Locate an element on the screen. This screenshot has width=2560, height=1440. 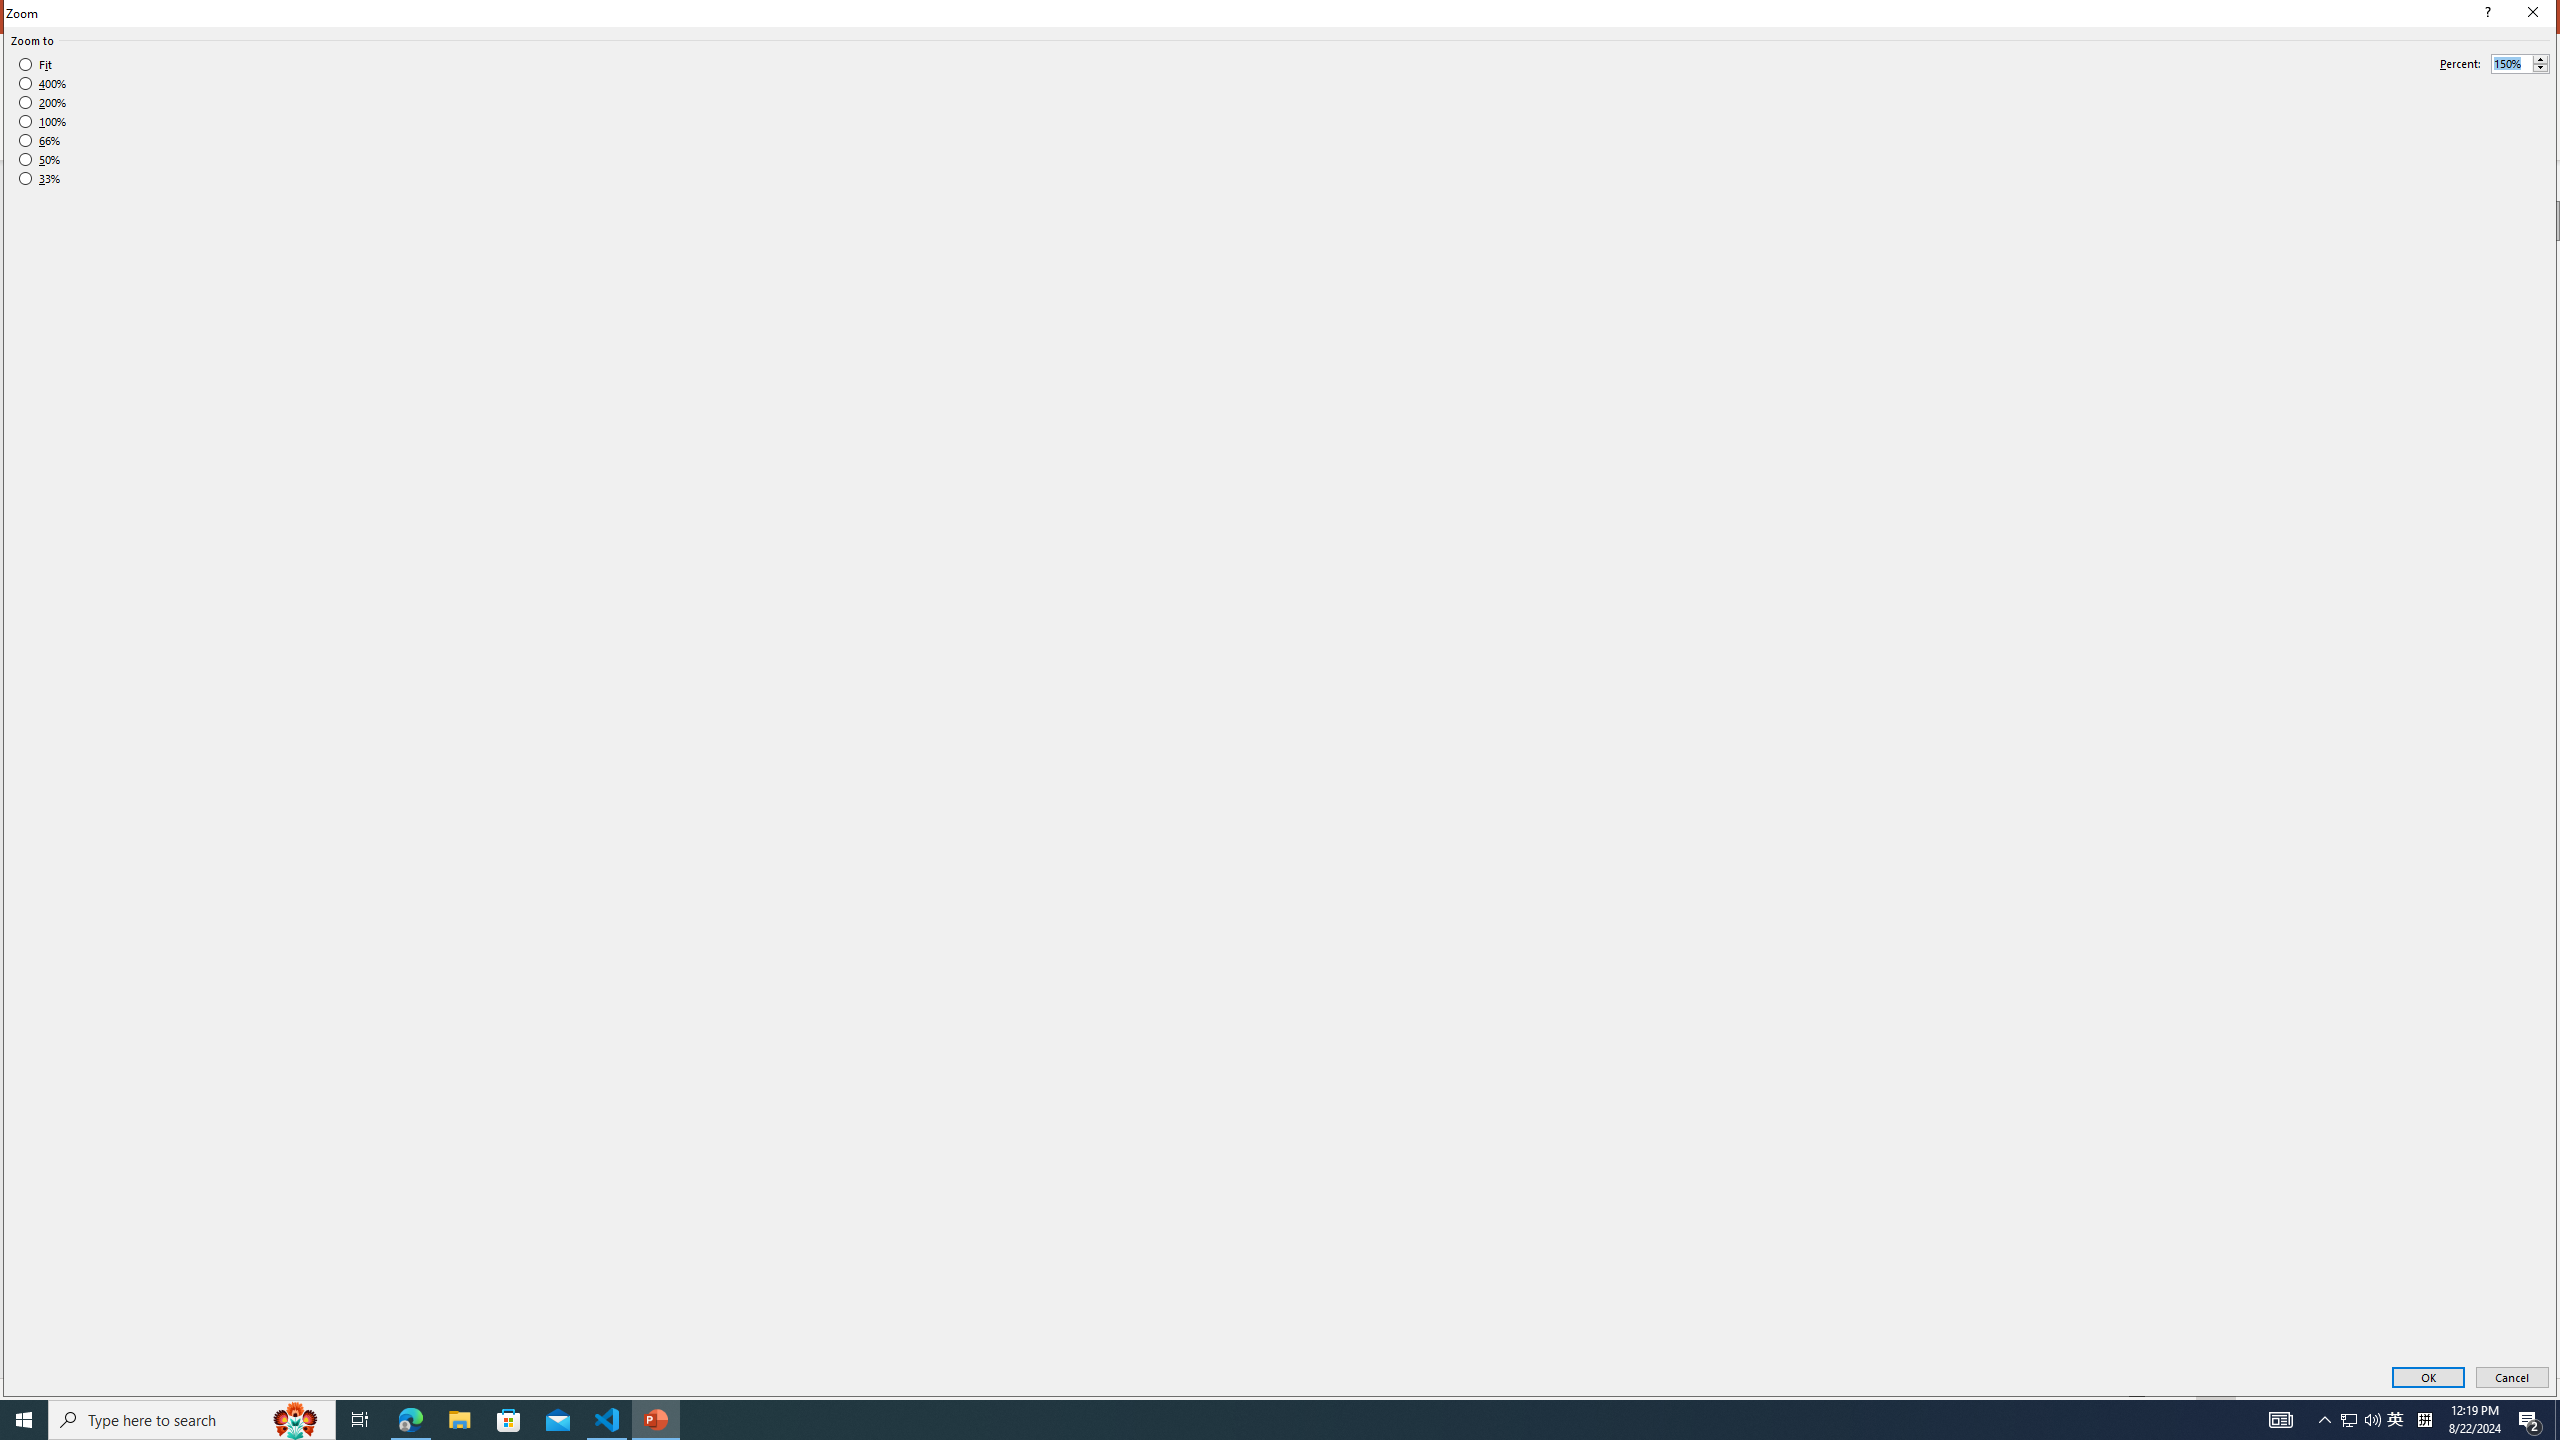
'Less' is located at coordinates (2539, 68).